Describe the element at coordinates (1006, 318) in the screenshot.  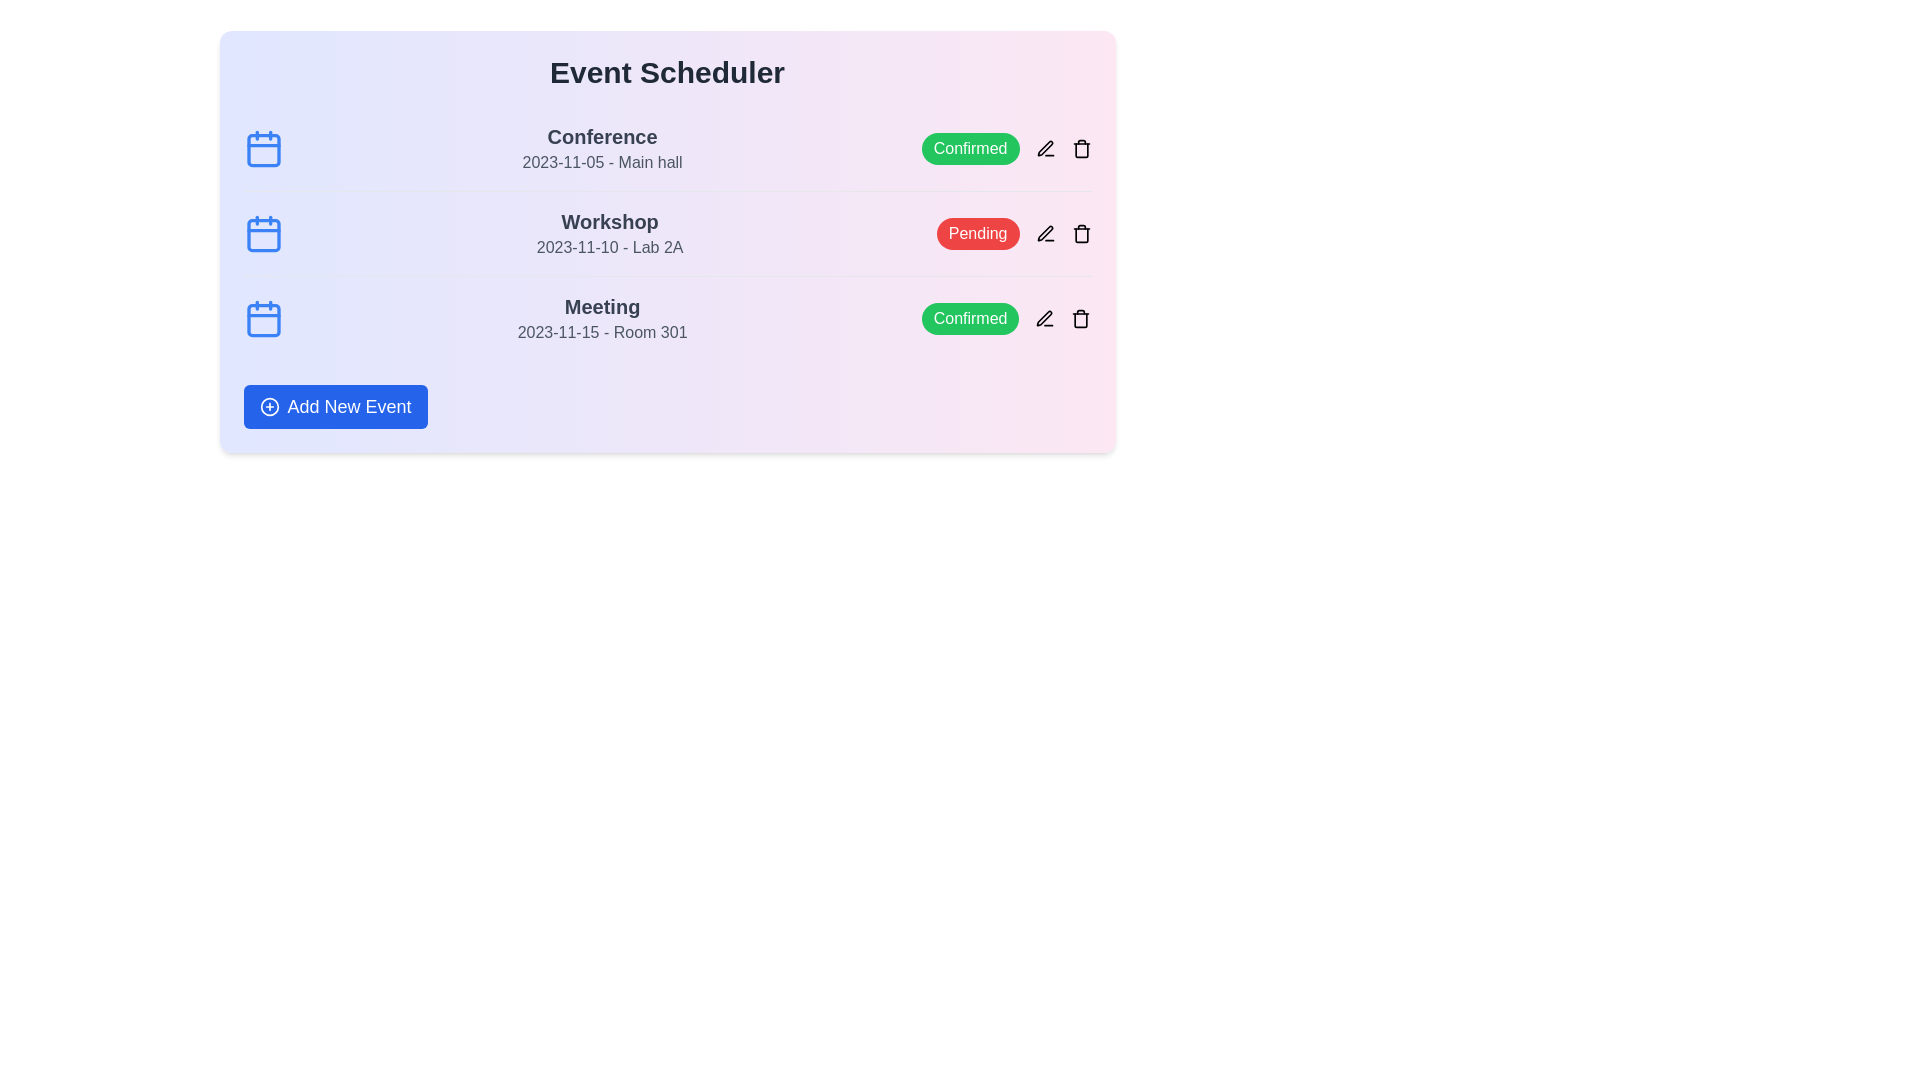
I see `the 'Confirmed' button, a rounded button with bold white text on a green background, located in the right-hand section of the third event row ('Meeting 2023-11-15 - Room 301') in the Event Scheduler interface` at that location.